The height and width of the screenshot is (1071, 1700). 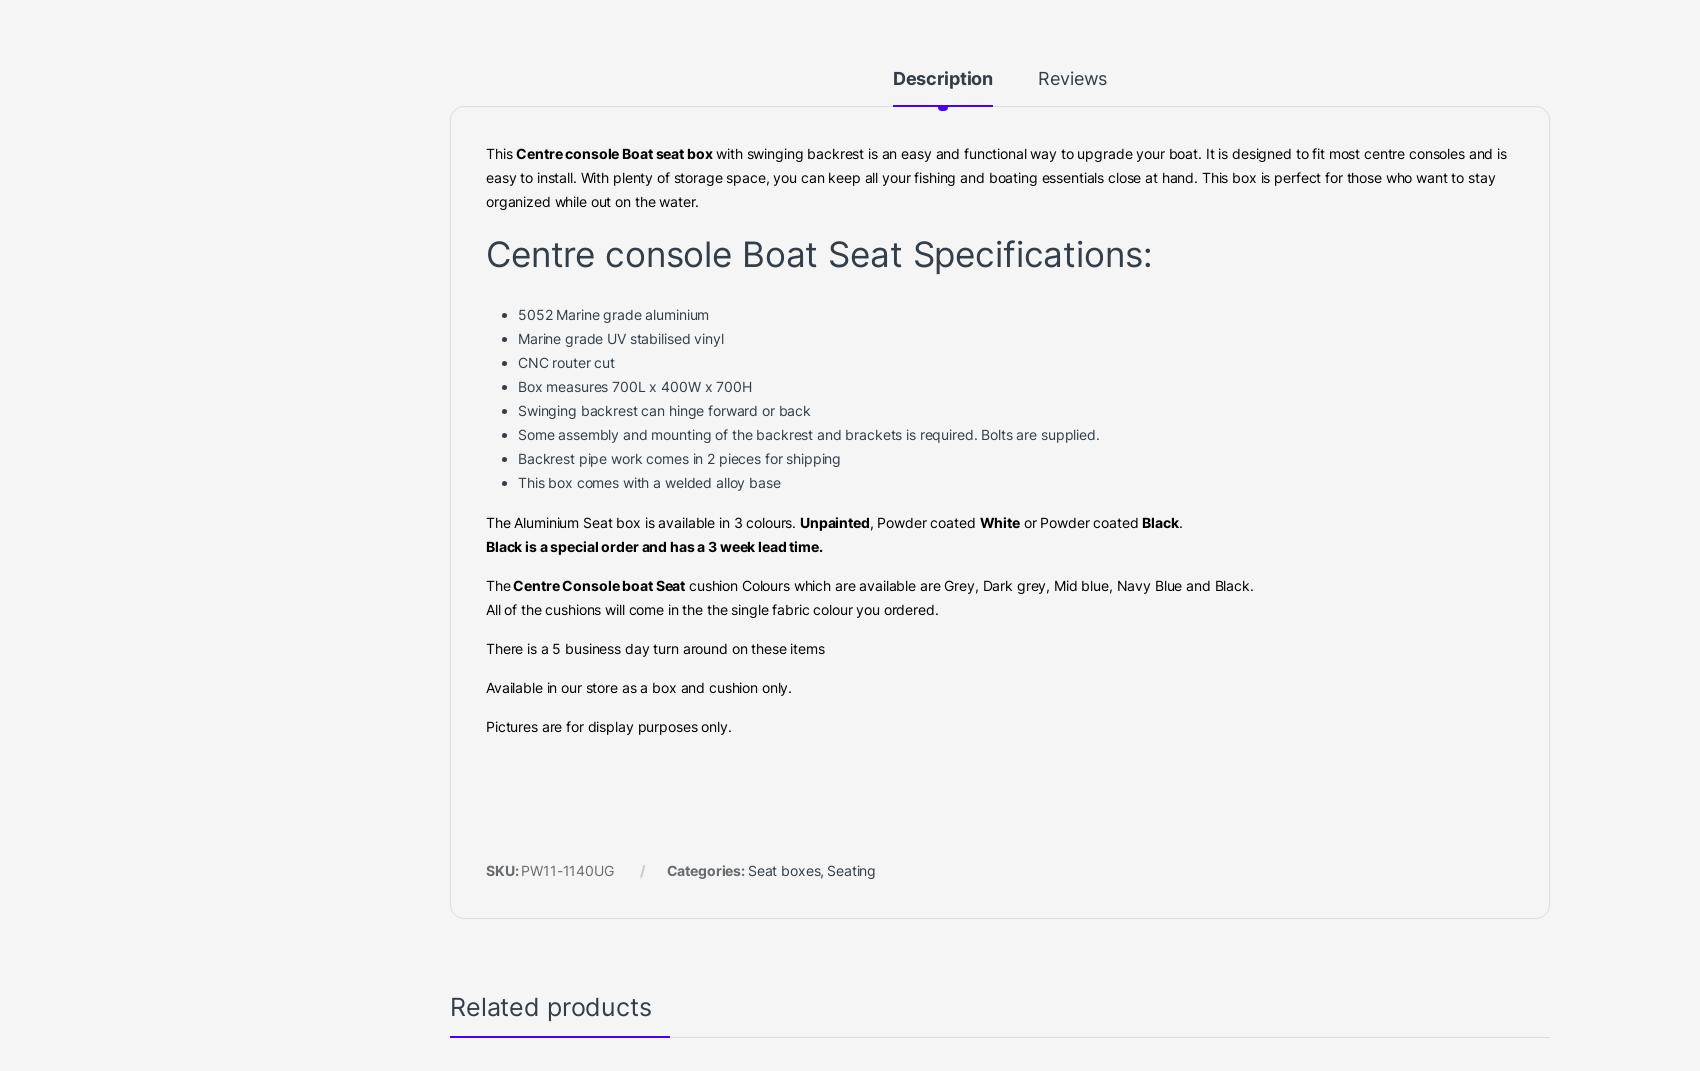 What do you see at coordinates (1271, 113) in the screenshot?
I see `'Payment Methods'` at bounding box center [1271, 113].